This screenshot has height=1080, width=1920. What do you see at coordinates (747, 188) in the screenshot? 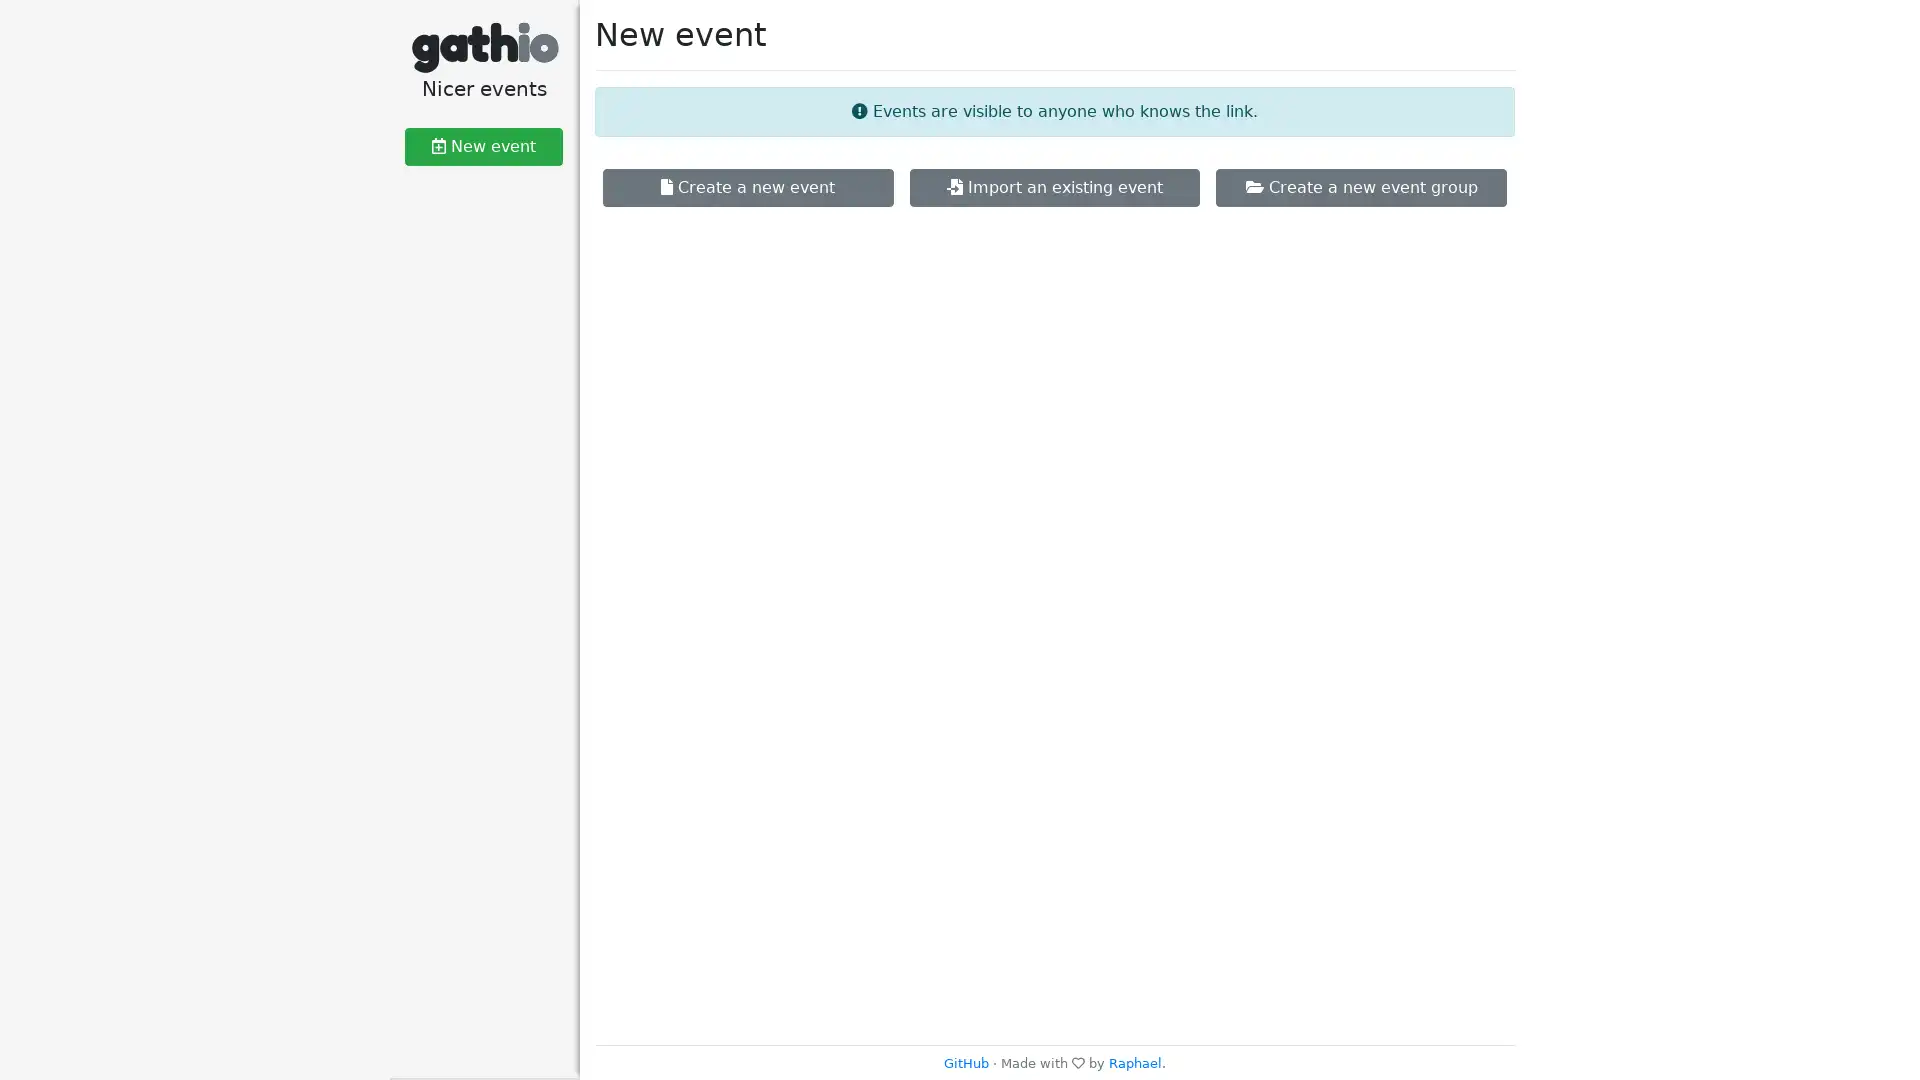
I see `Create a new event` at bounding box center [747, 188].